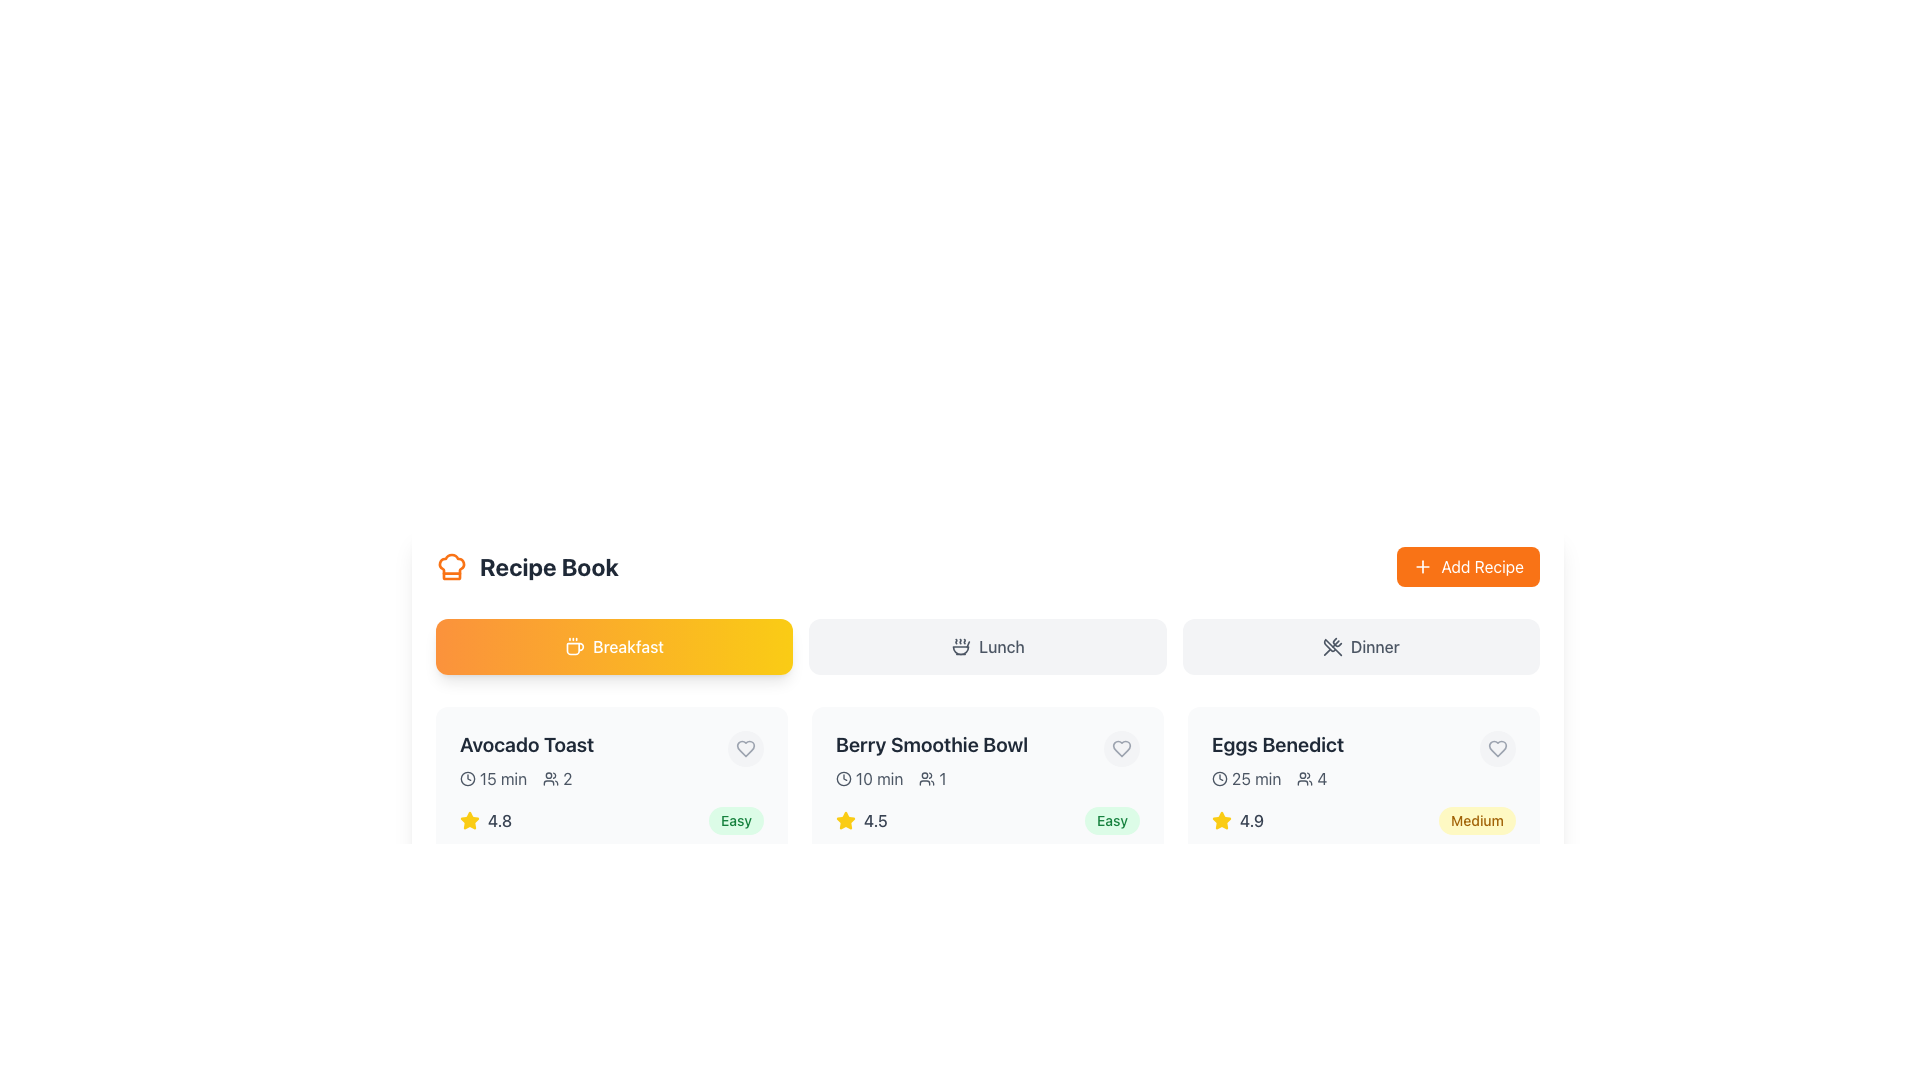  Describe the element at coordinates (1374, 647) in the screenshot. I see `the text label reading 'Dinner', which is styled with a medium font-weight and located at the center of the interface, indicating a meal category along with an icon of crossed utensils` at that location.